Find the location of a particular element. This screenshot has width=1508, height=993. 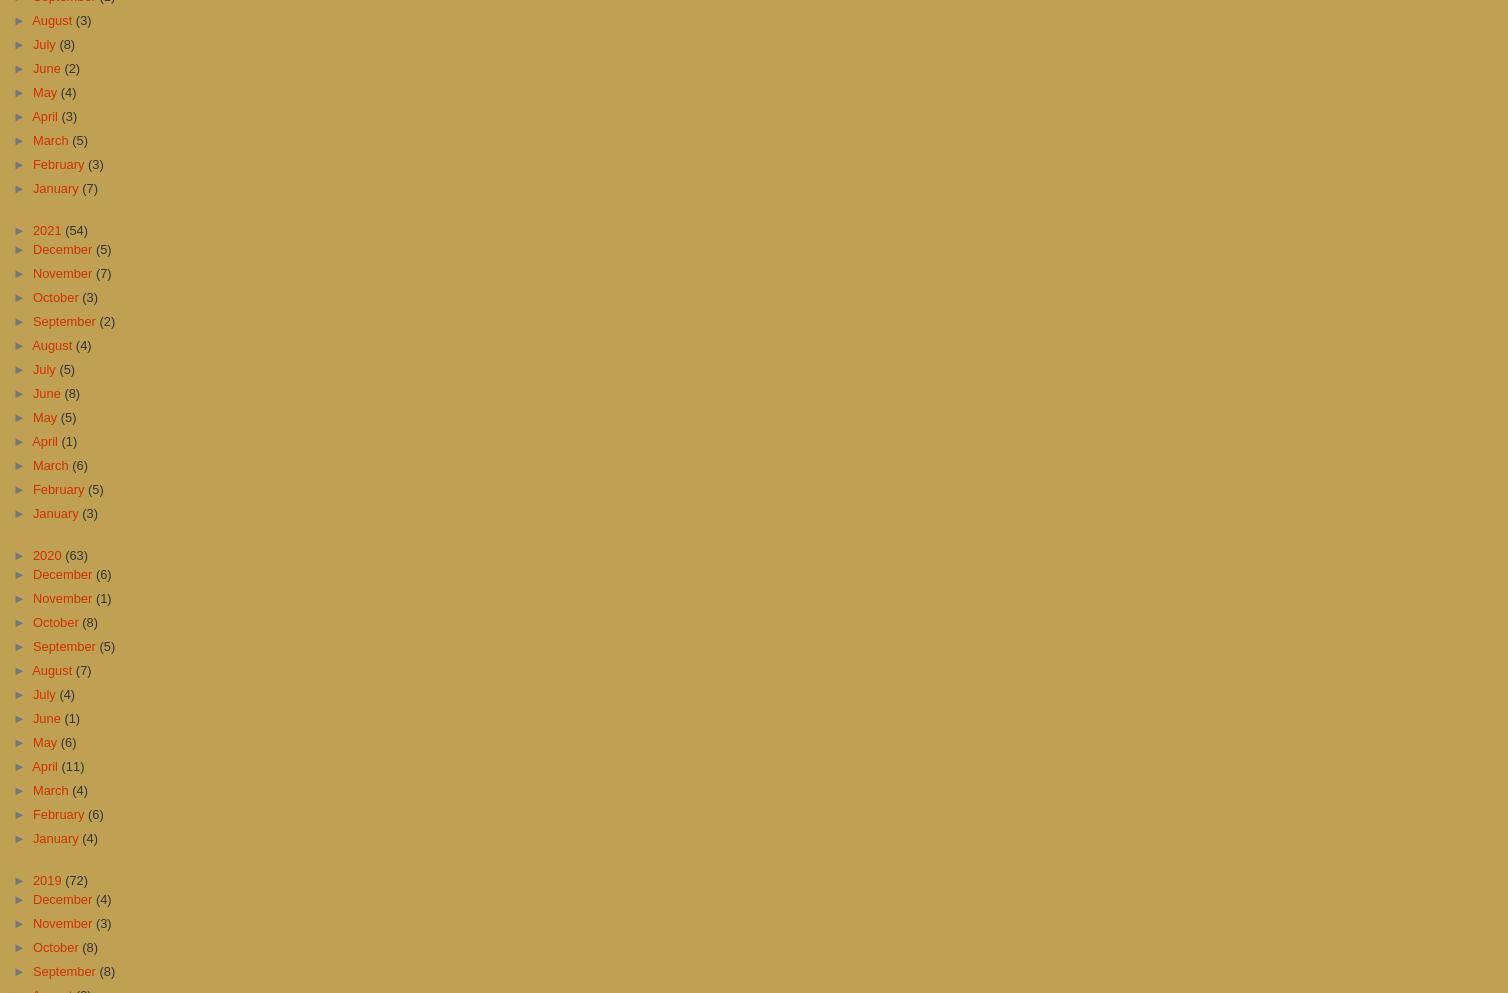

'(63)' is located at coordinates (64, 553).